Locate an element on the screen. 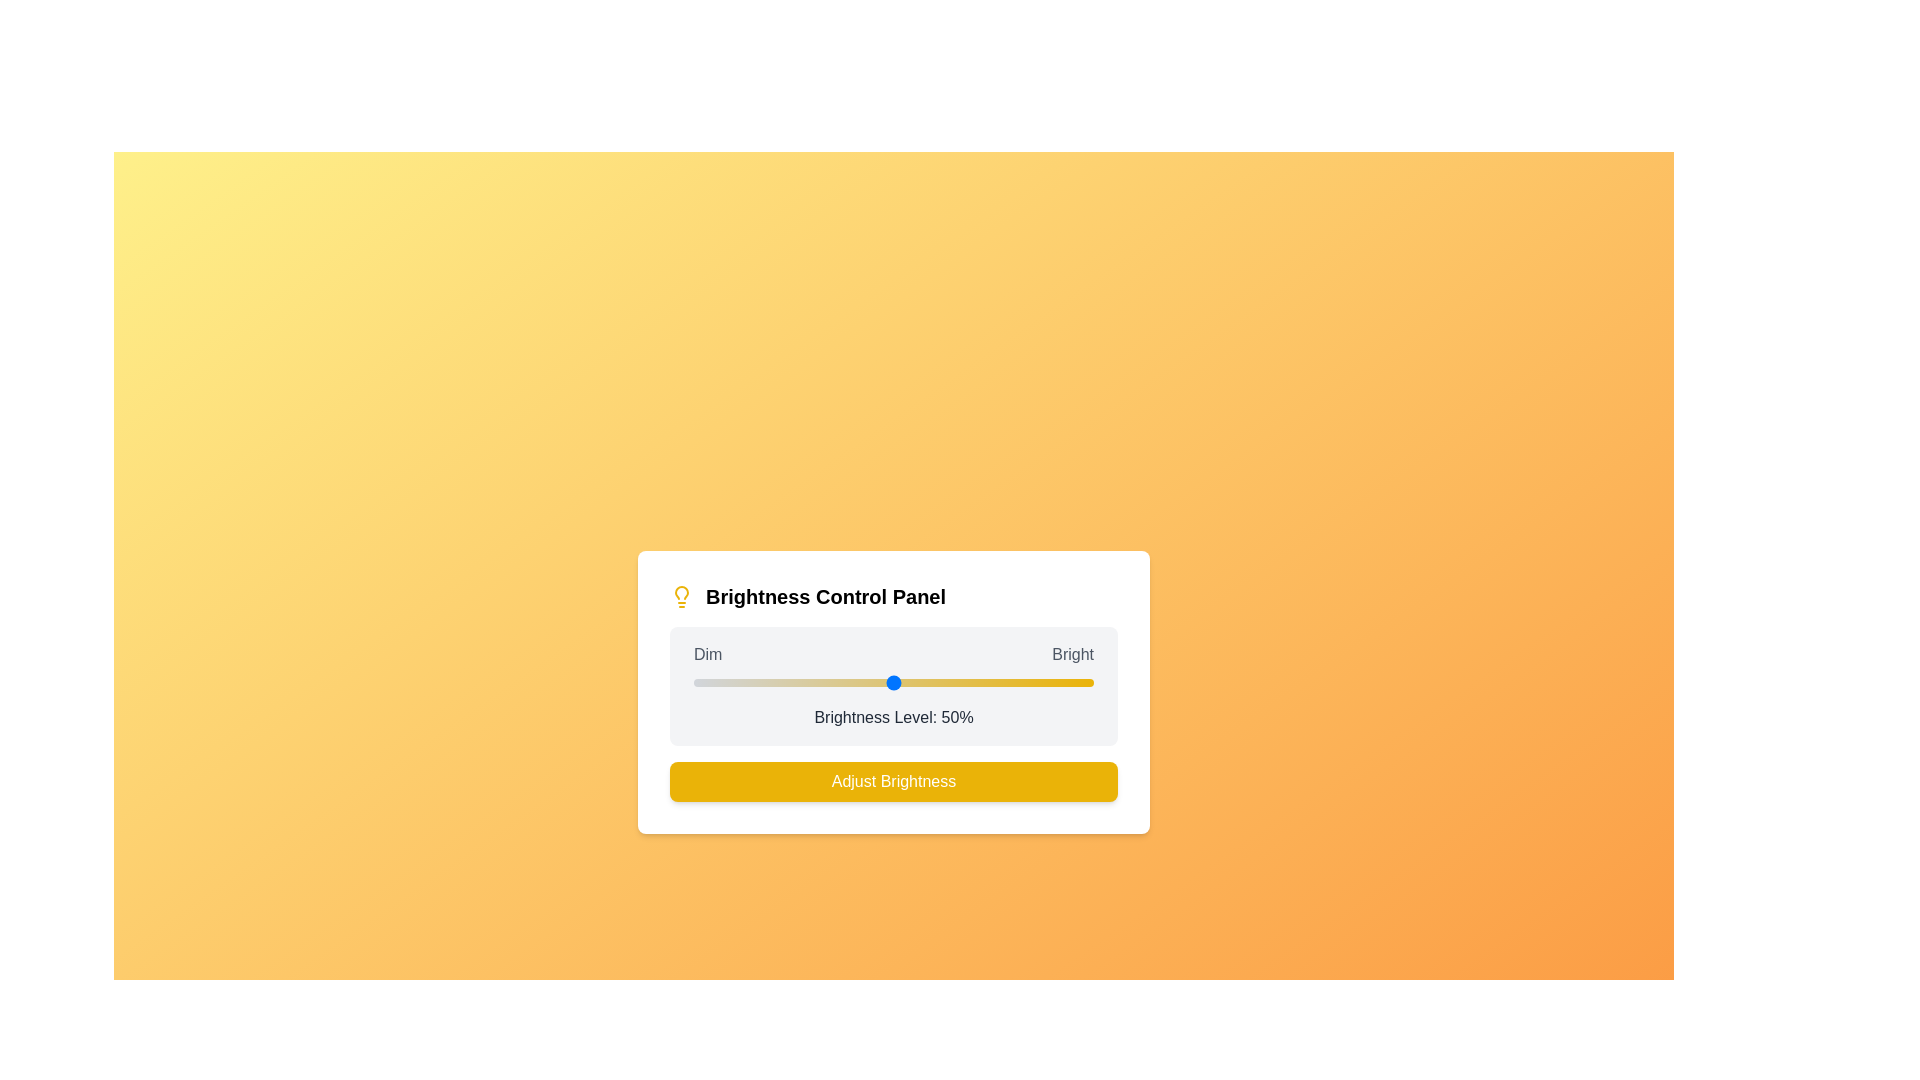 This screenshot has width=1920, height=1080. the 'Adjust Brightness' button is located at coordinates (892, 780).